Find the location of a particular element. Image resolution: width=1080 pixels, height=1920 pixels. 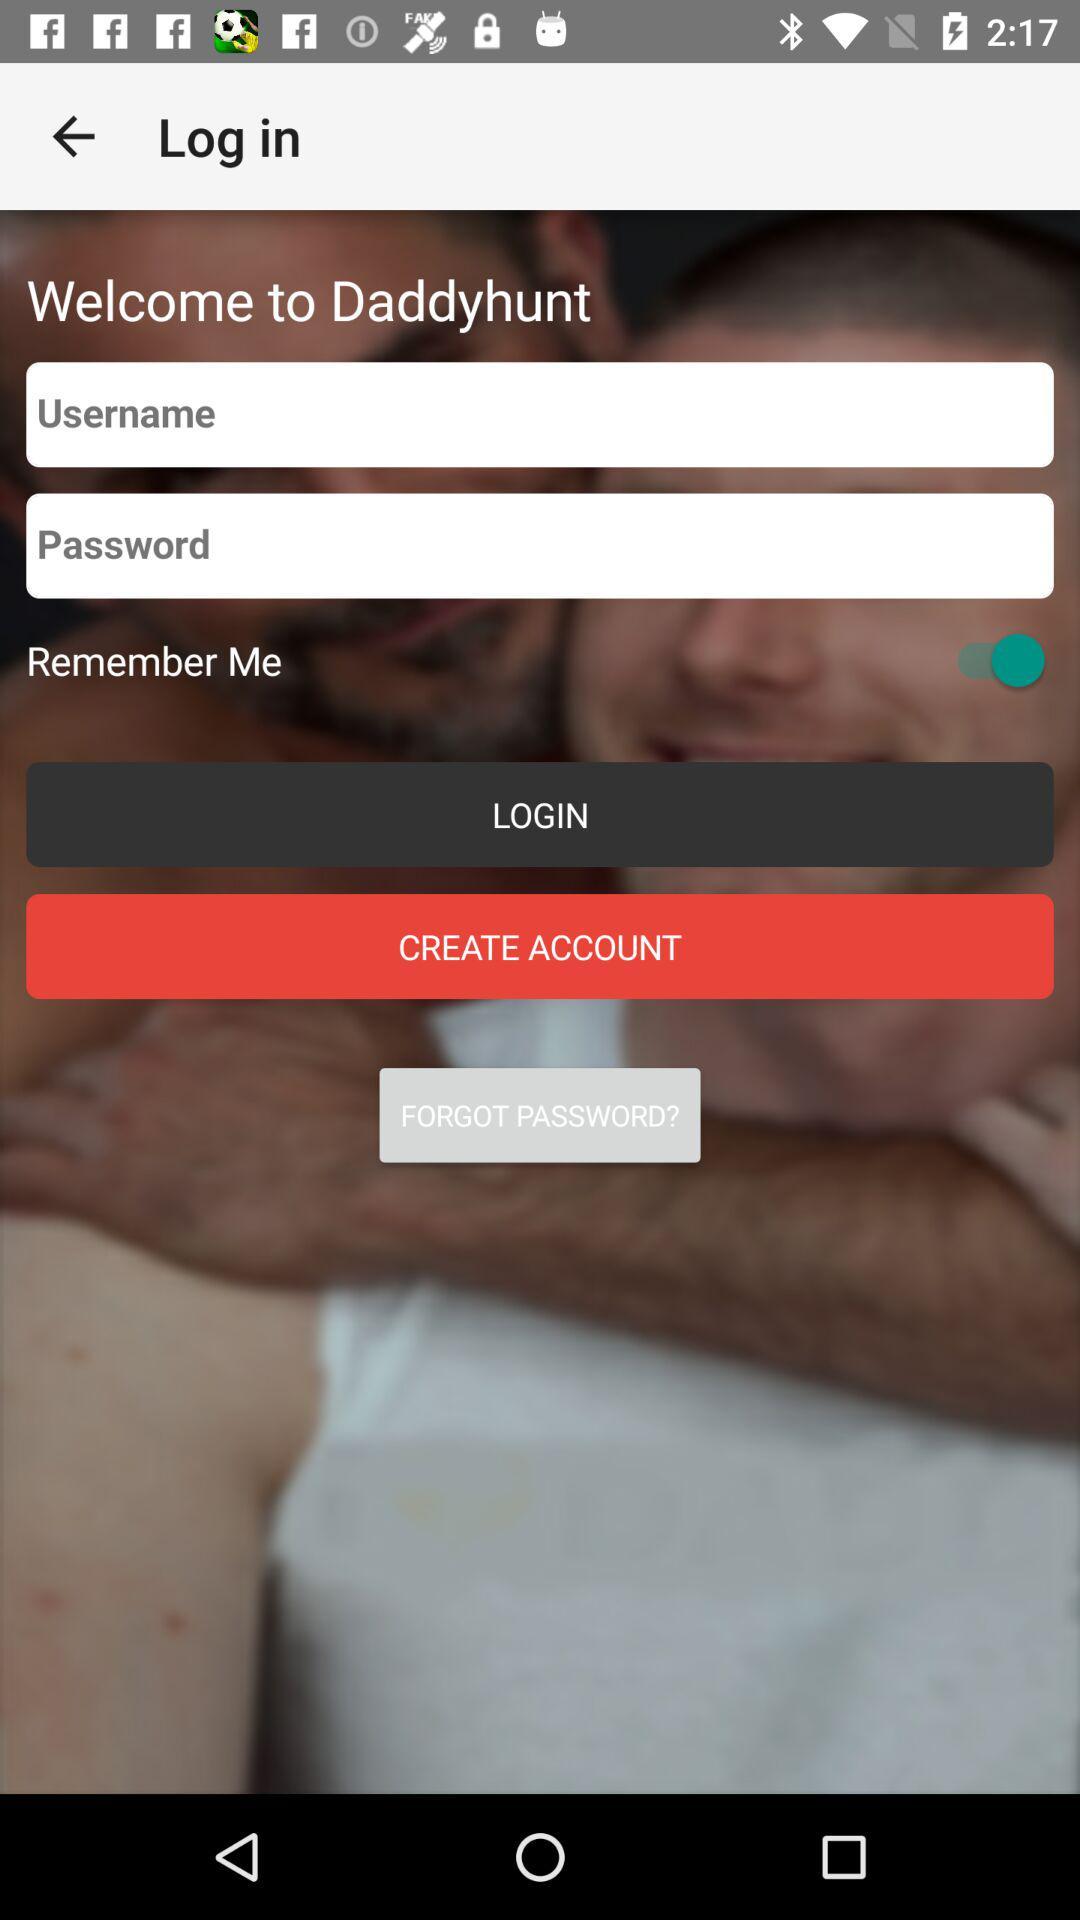

the create account is located at coordinates (540, 945).